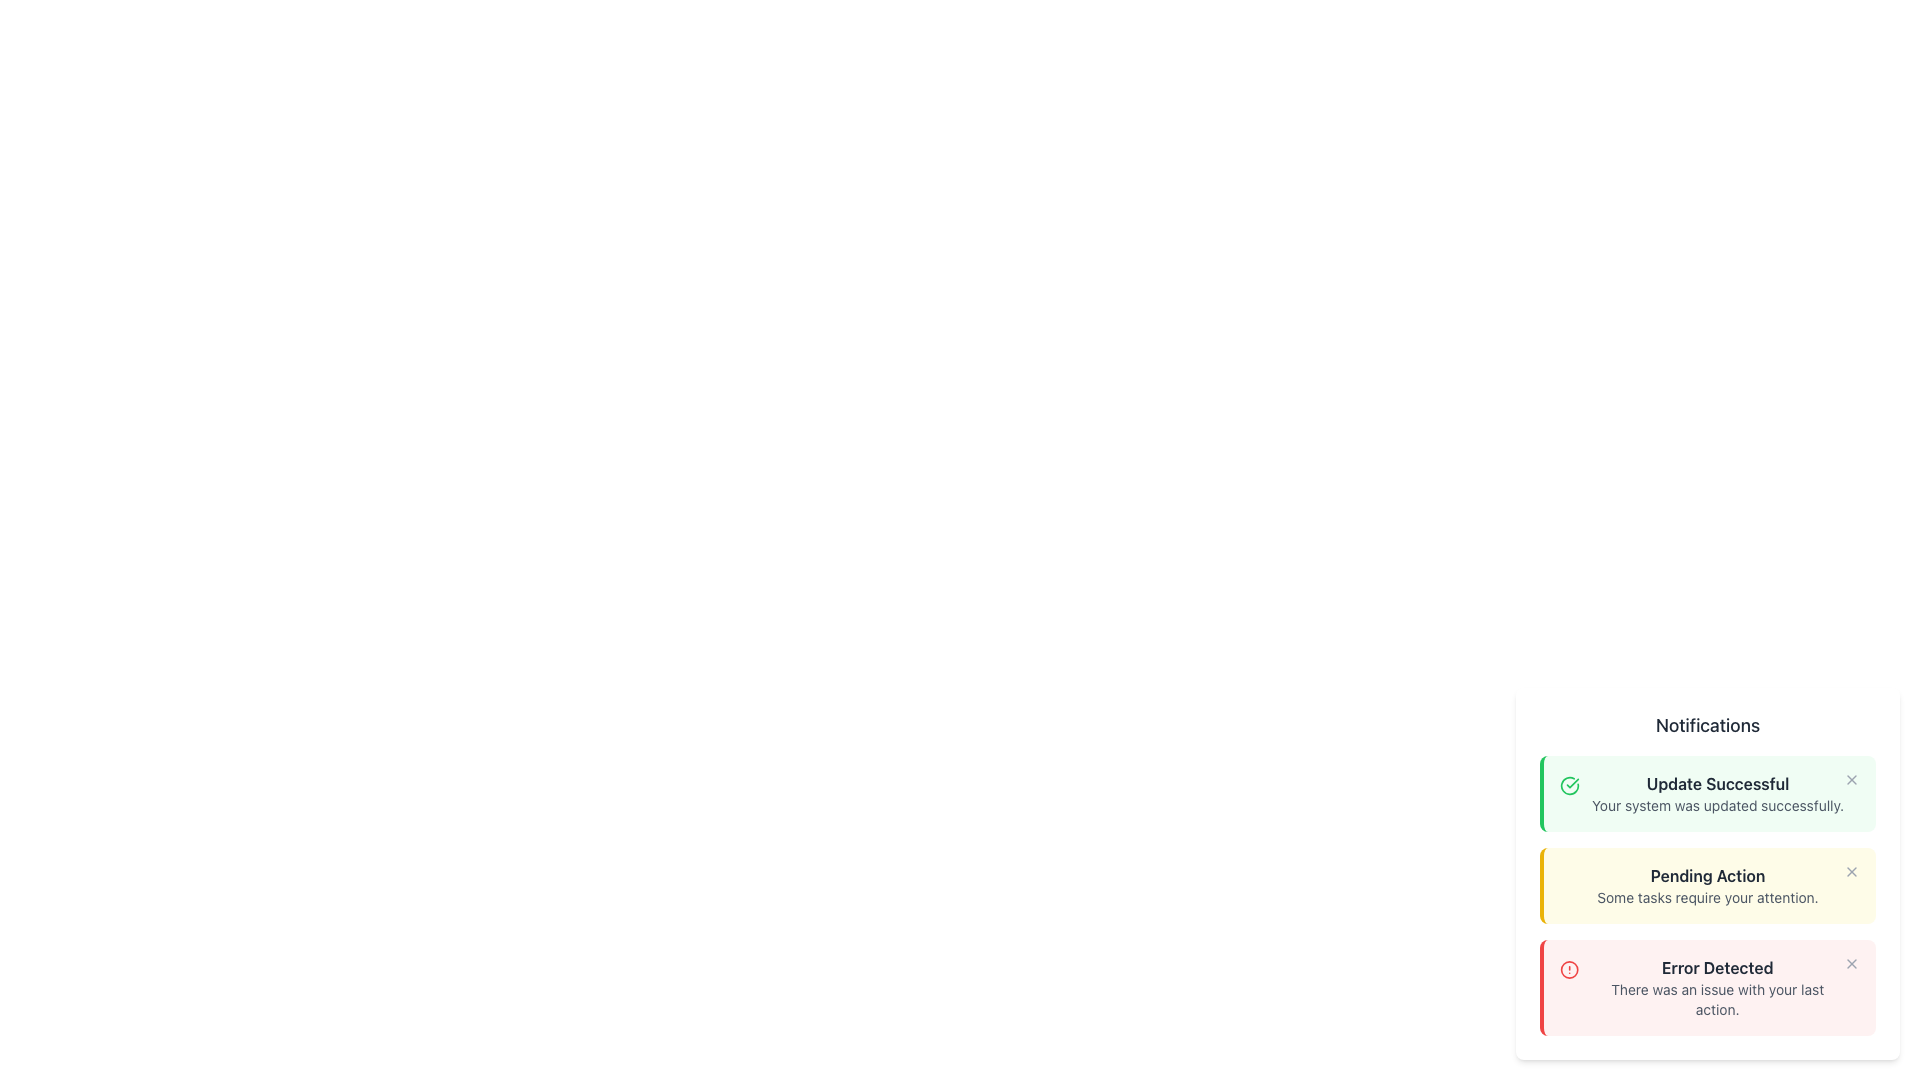 This screenshot has width=1920, height=1080. What do you see at coordinates (1708, 885) in the screenshot?
I see `the 'Pending Action' notification card, which has a bolded heading and yellow border, to interact with other elements within or around it` at bounding box center [1708, 885].